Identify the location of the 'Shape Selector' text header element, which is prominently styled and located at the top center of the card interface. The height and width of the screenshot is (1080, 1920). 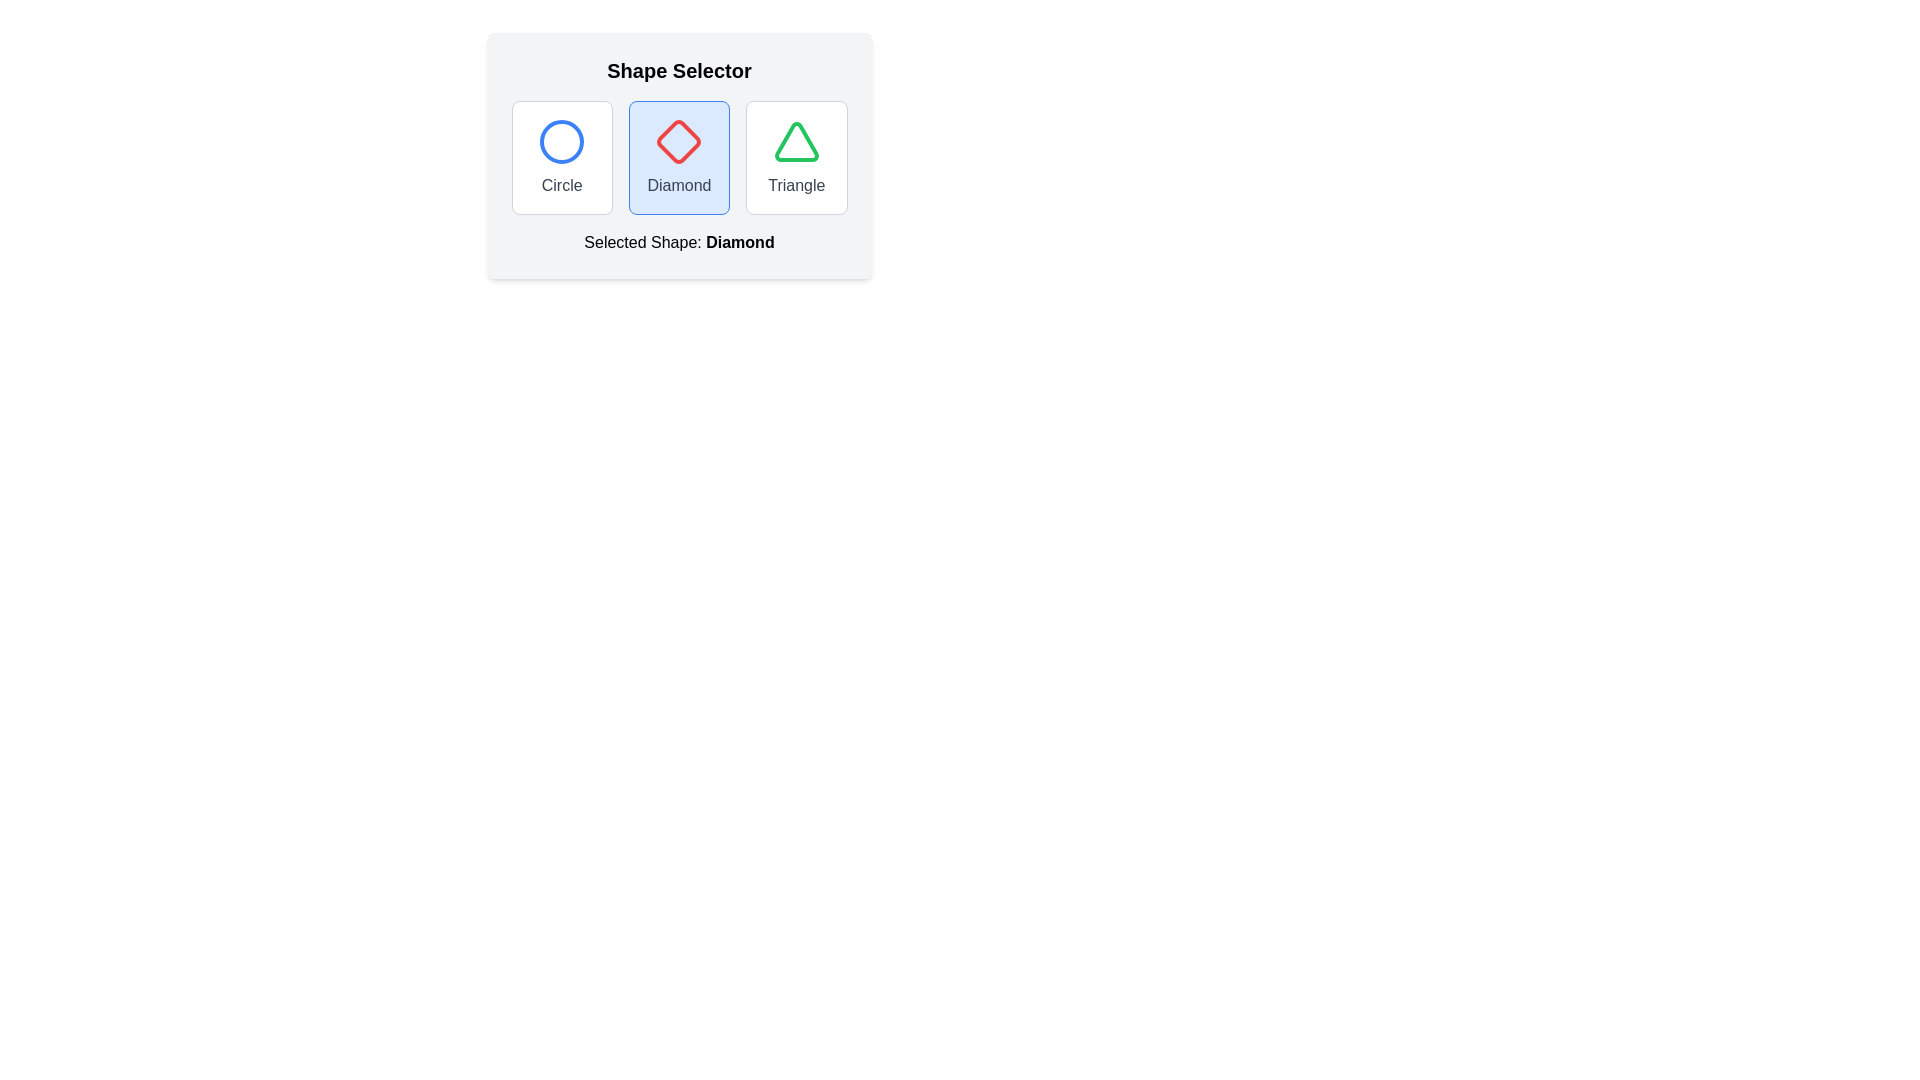
(679, 69).